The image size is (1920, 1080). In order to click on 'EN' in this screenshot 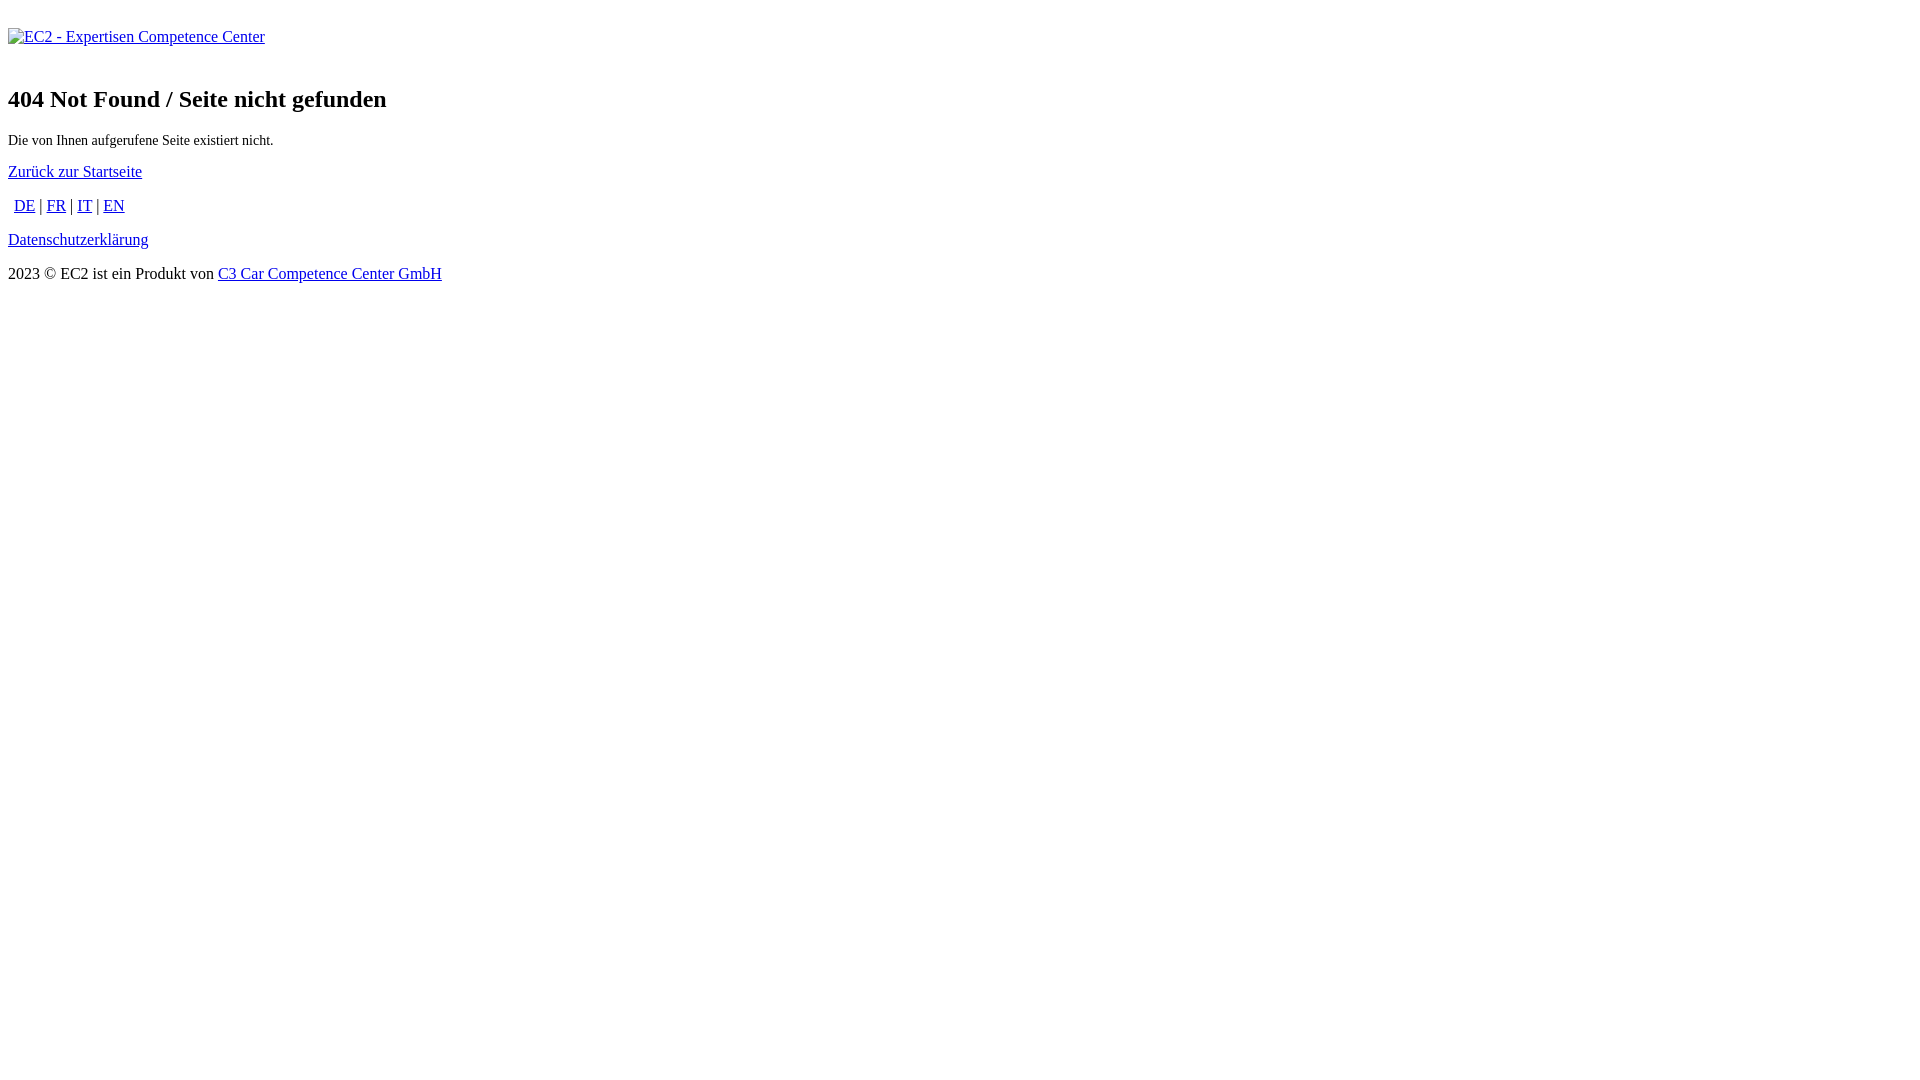, I will do `click(112, 205)`.